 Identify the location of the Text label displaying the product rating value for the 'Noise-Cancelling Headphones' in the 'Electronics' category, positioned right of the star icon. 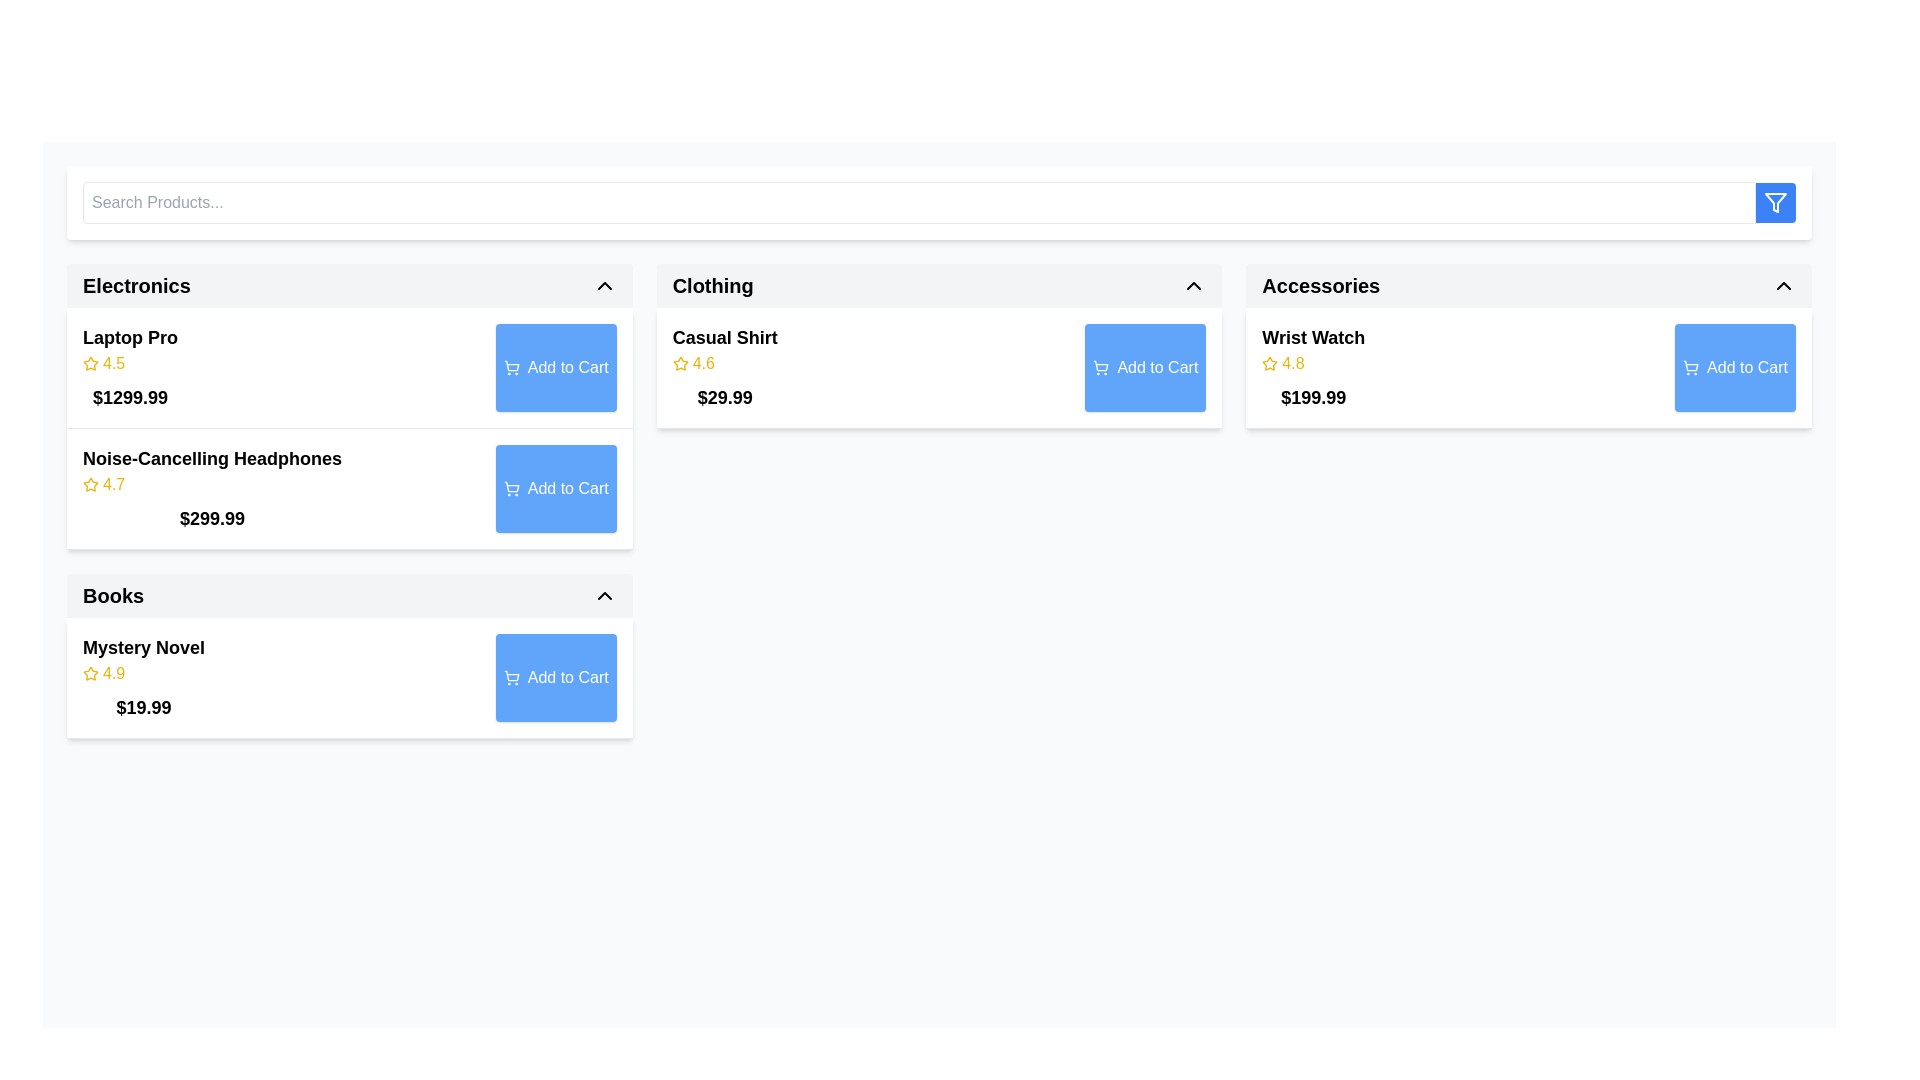
(113, 485).